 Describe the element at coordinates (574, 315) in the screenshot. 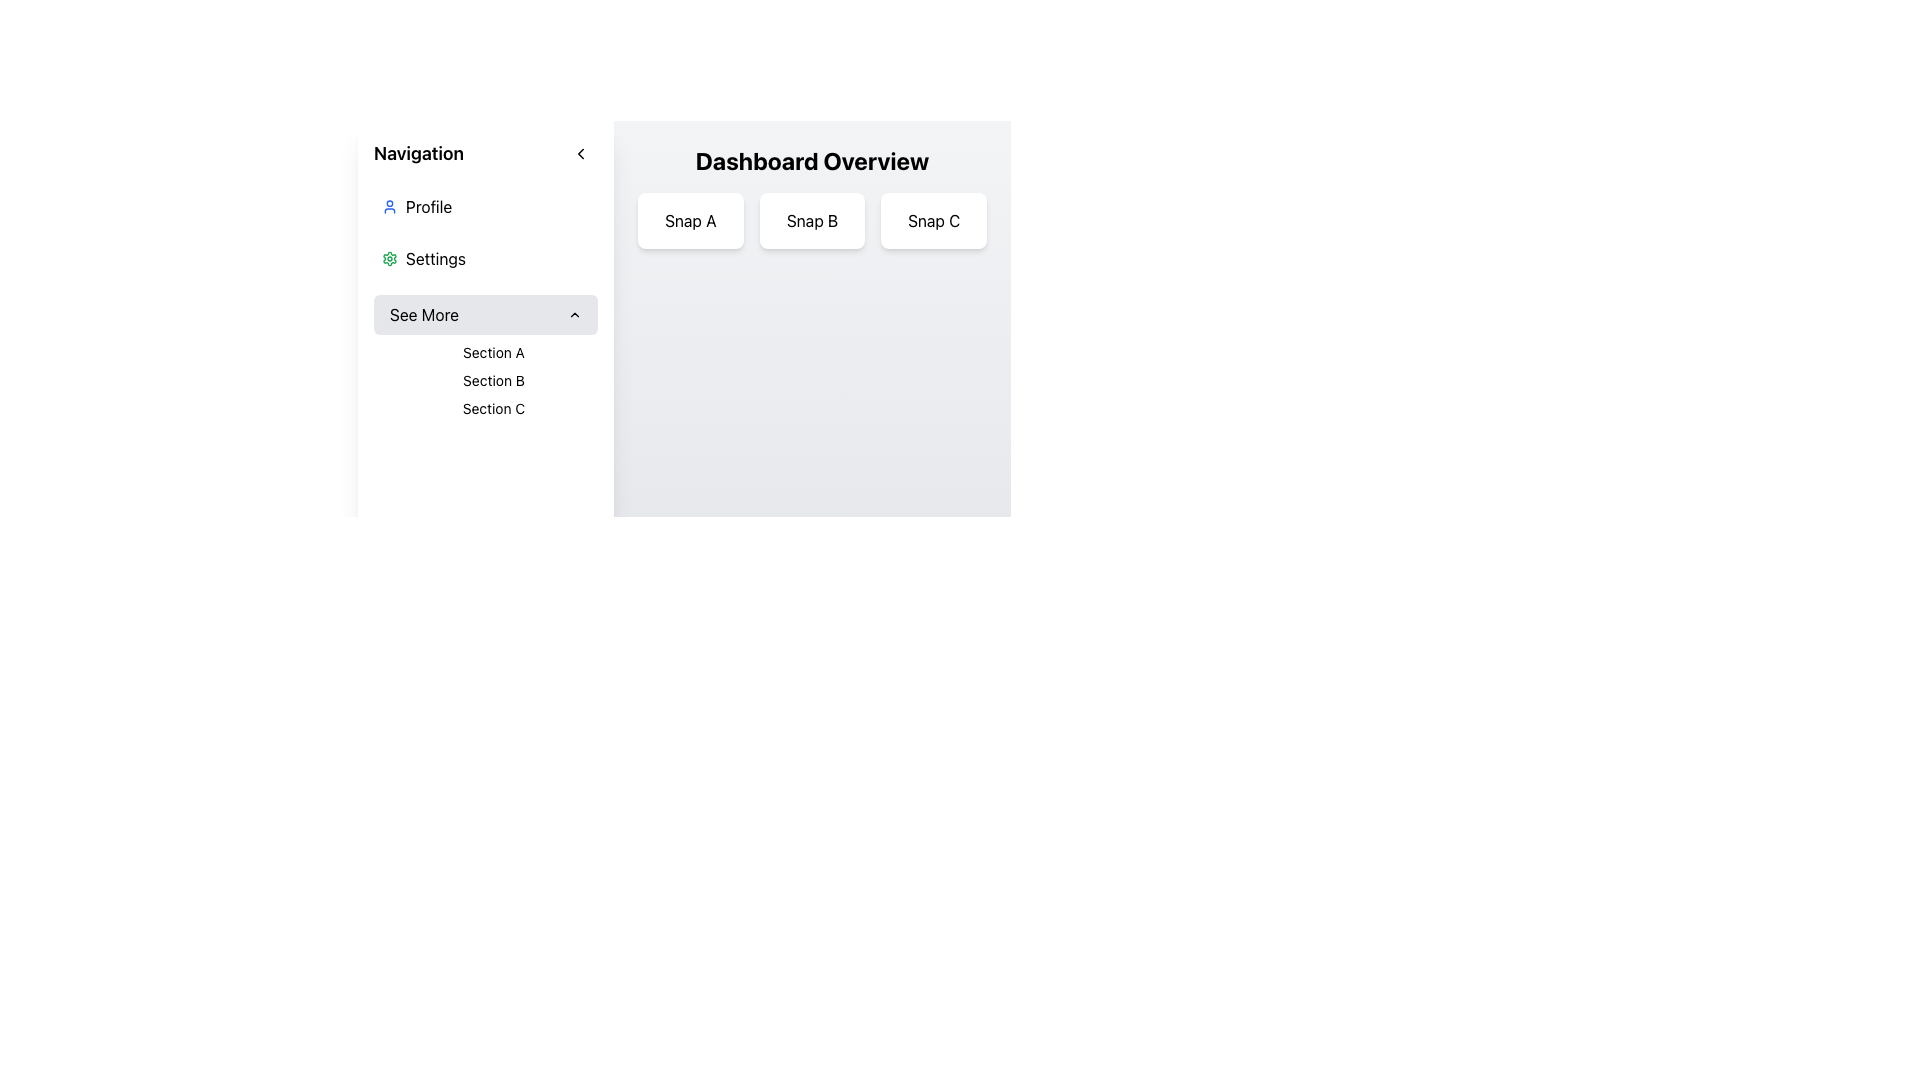

I see `the small upward-pointing arrow icon within the 'See More' button located in the navigation sidebar` at that location.